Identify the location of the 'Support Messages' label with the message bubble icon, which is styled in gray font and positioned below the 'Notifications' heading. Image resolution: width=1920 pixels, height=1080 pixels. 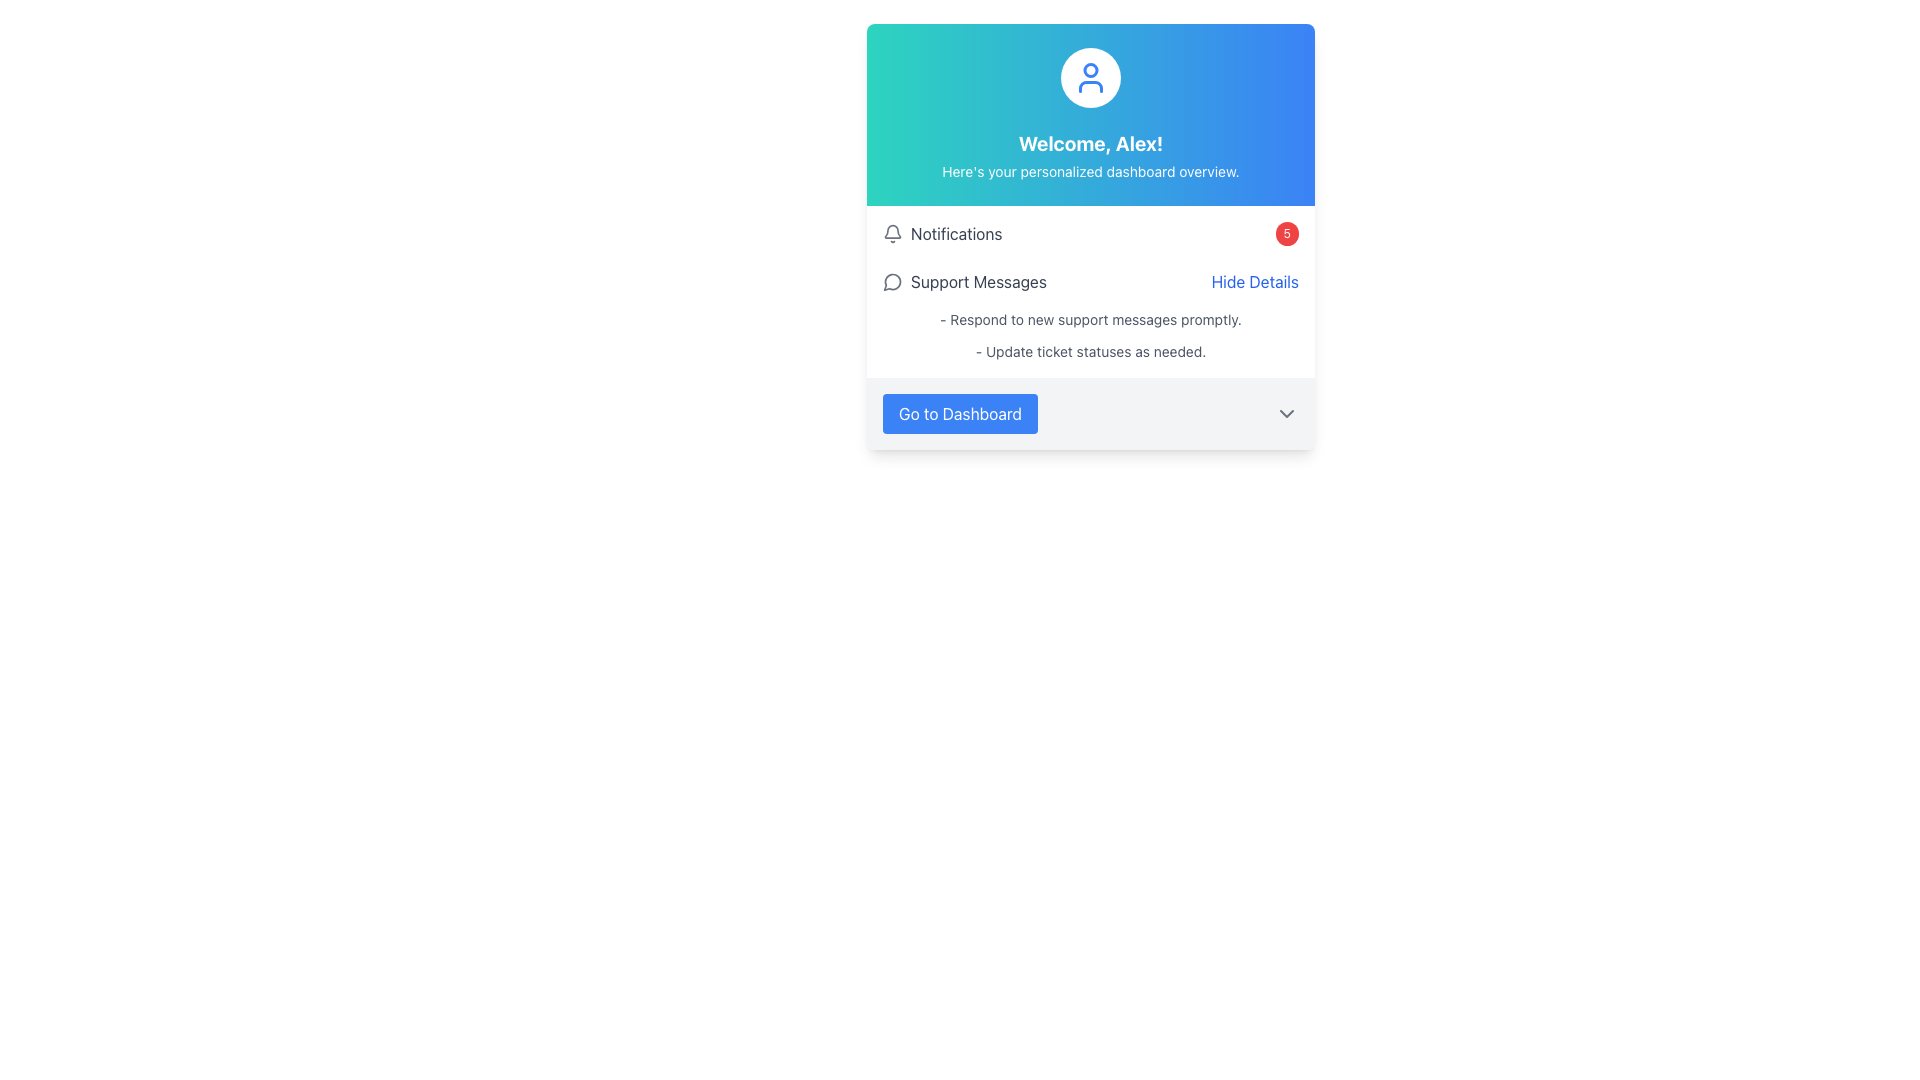
(964, 281).